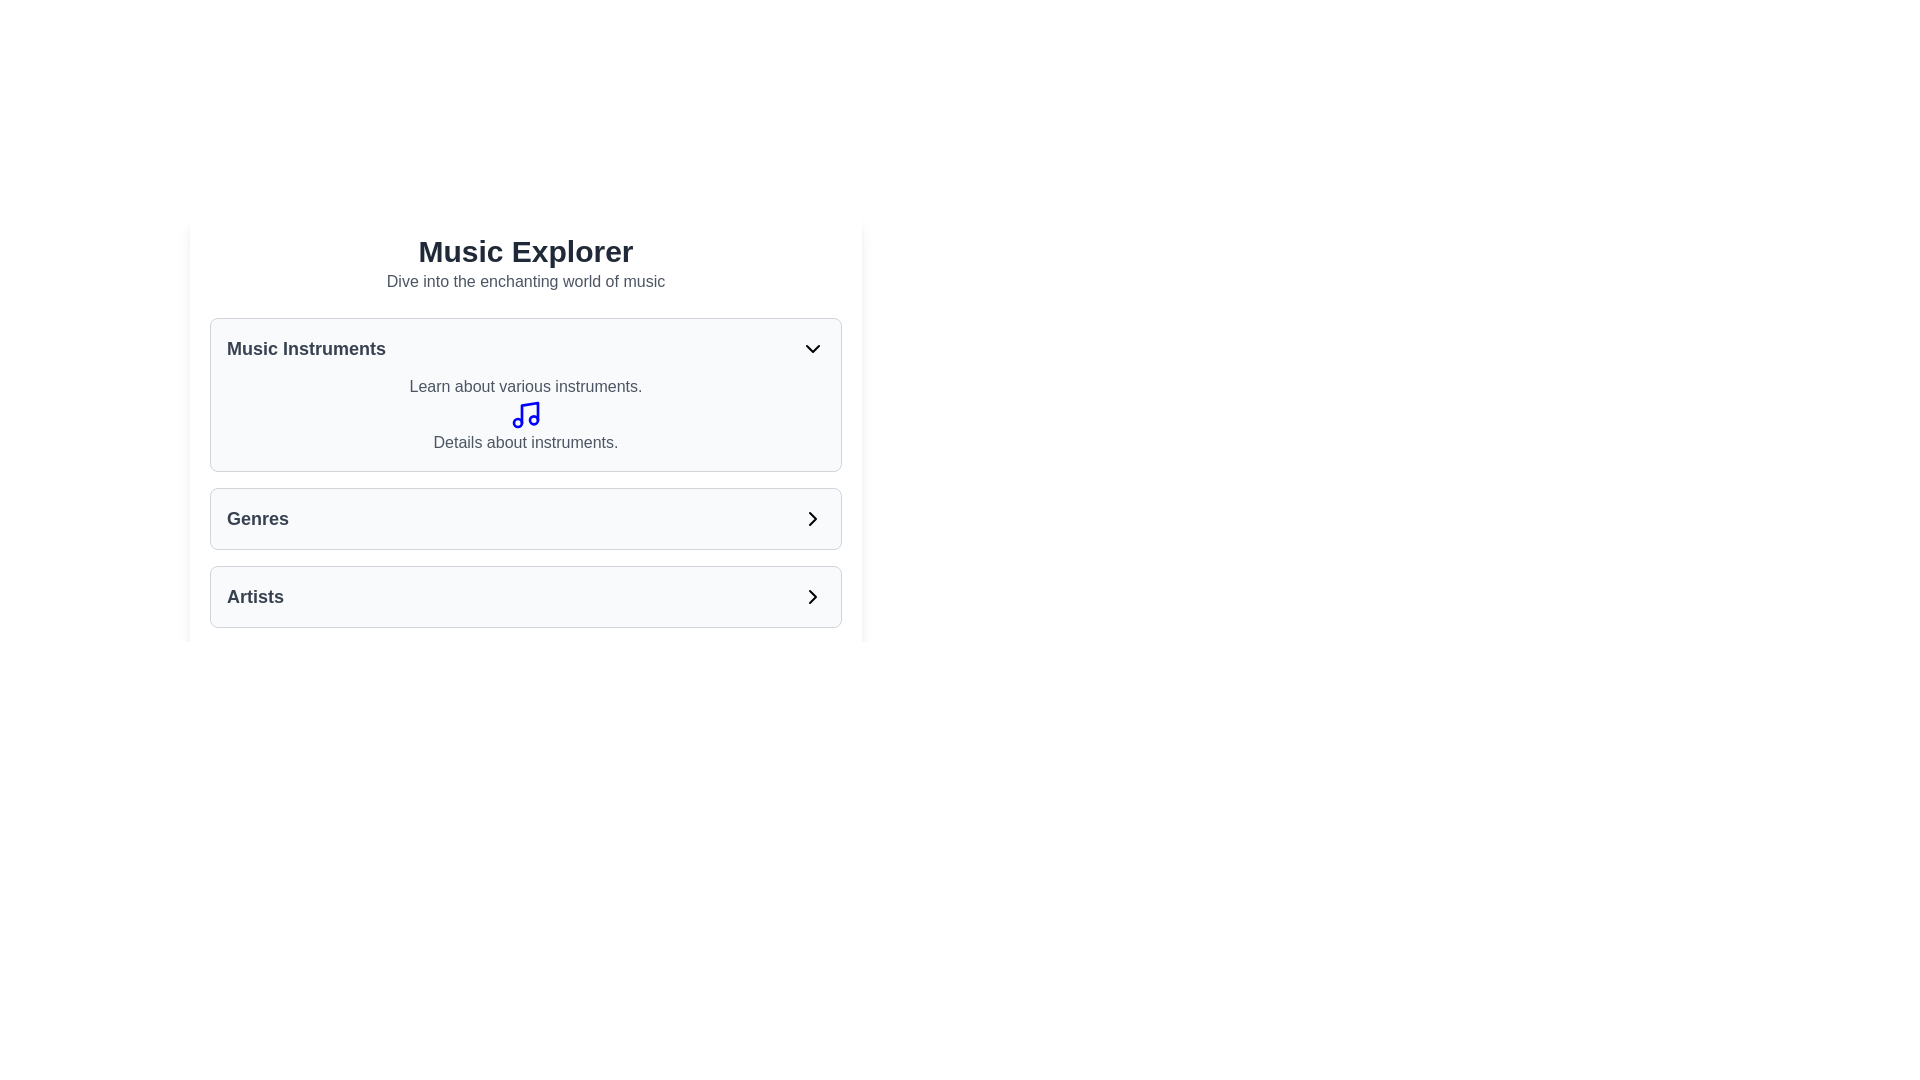 This screenshot has width=1920, height=1080. What do you see at coordinates (812, 518) in the screenshot?
I see `the black chevron arrow icon located to the right of the 'Genres' list item in the menu interface` at bounding box center [812, 518].